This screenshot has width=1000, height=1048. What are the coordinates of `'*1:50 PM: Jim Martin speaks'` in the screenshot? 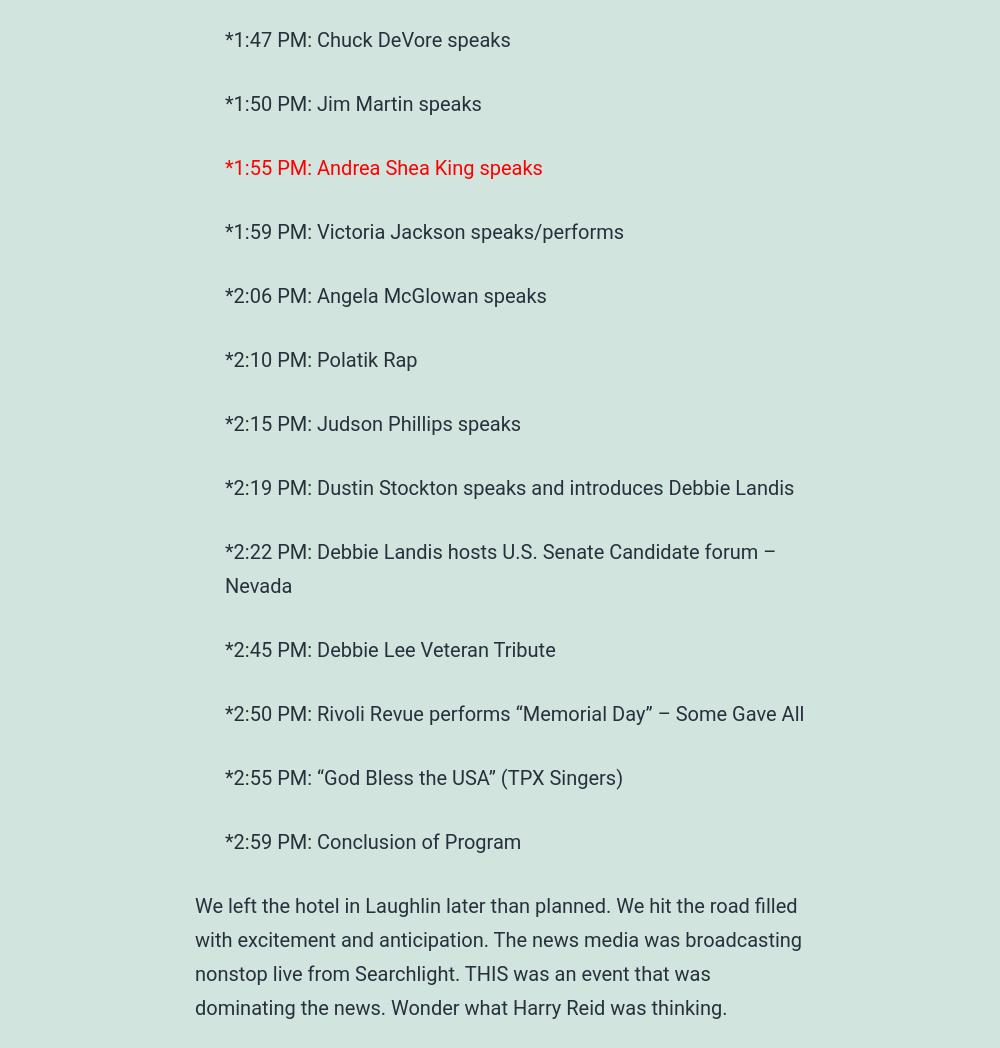 It's located at (352, 102).